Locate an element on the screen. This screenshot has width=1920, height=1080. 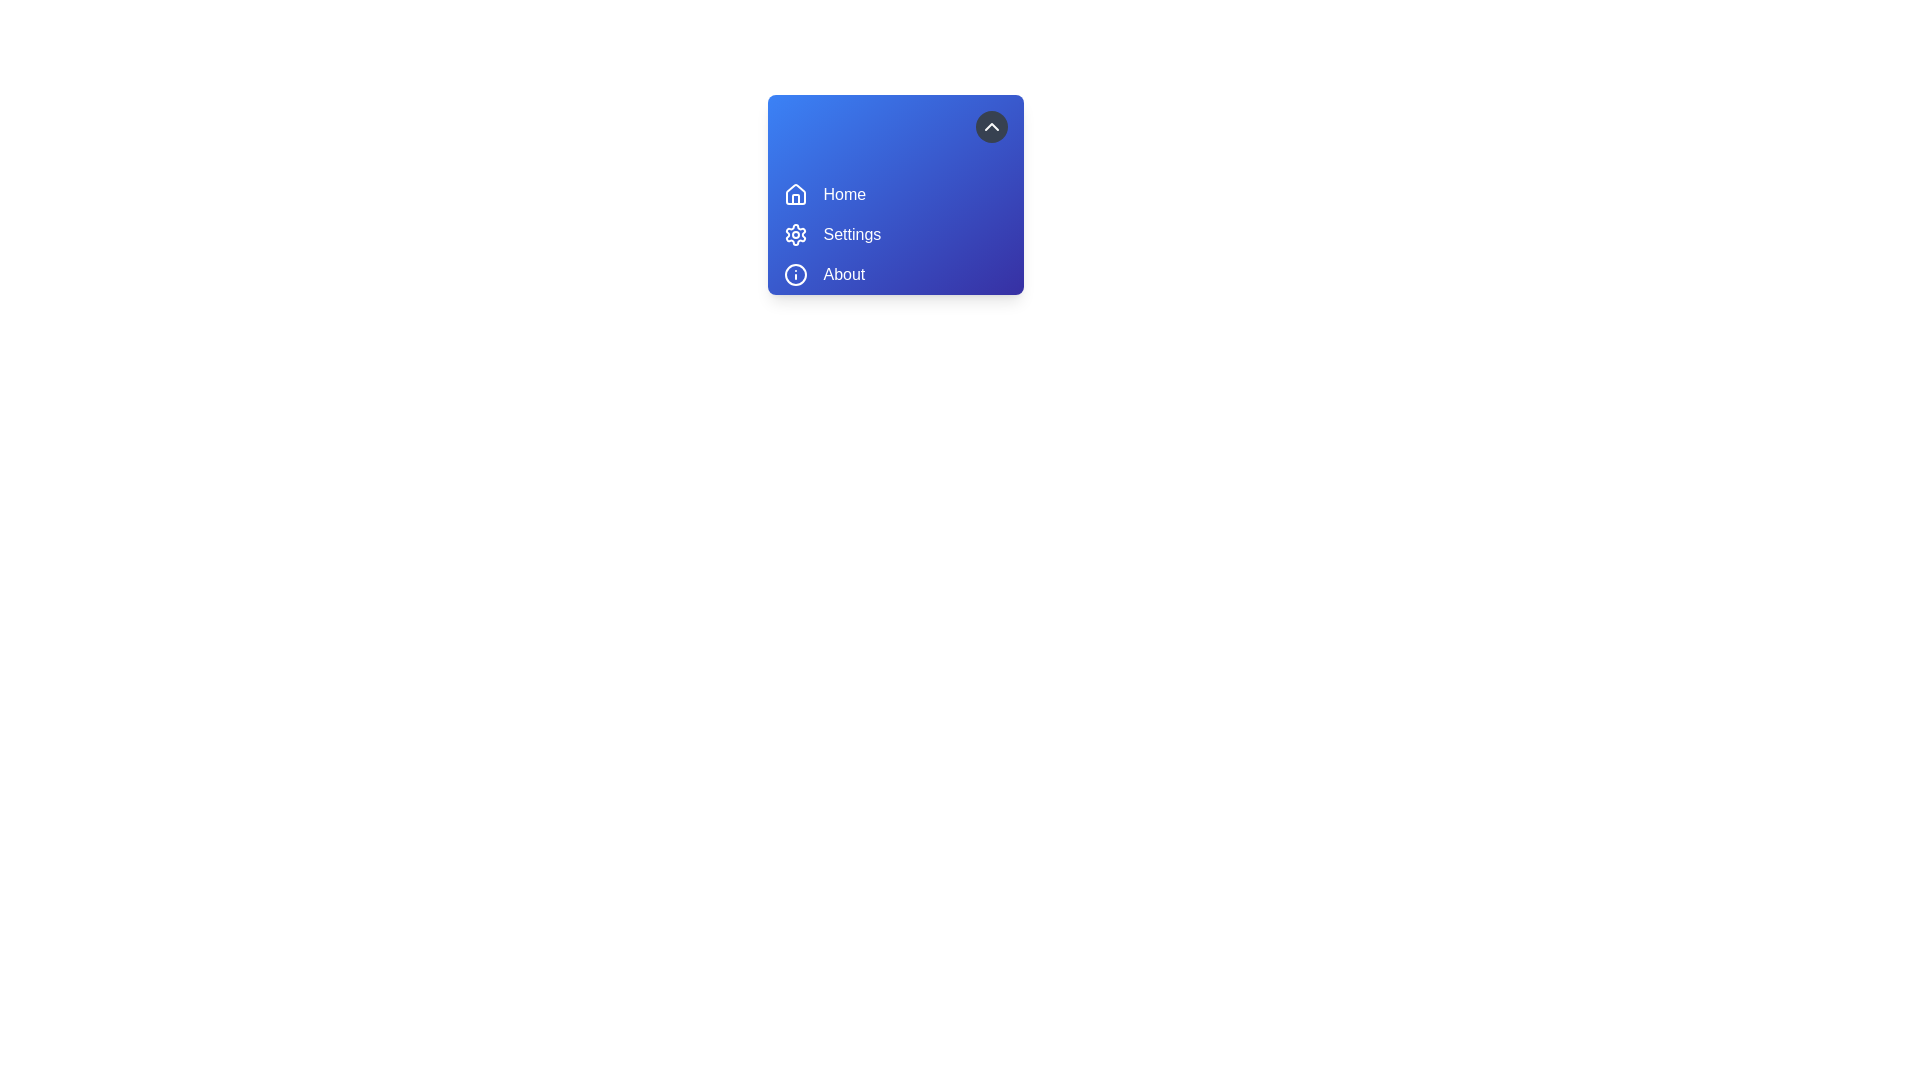
the 'Settings' icon located as the second item in the vertical menu is located at coordinates (794, 234).